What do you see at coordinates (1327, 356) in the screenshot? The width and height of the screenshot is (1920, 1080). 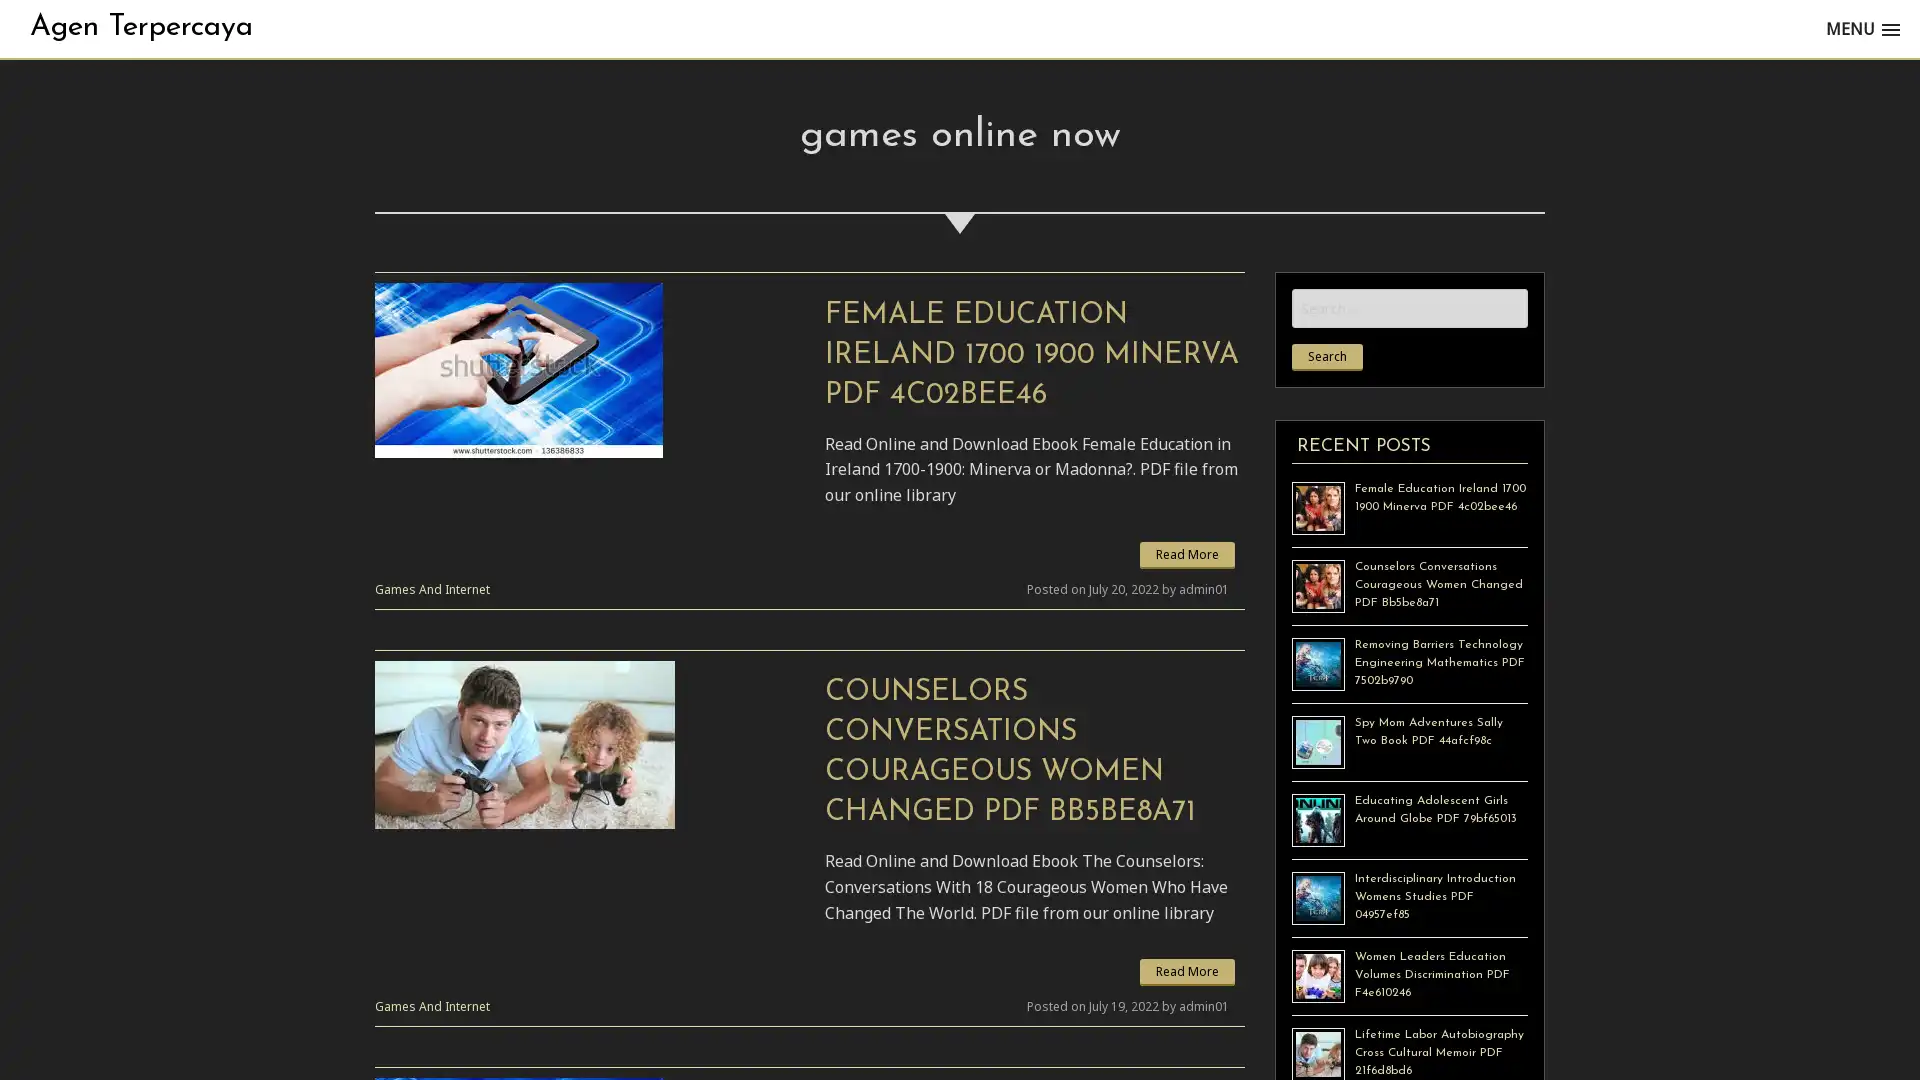 I see `Search` at bounding box center [1327, 356].